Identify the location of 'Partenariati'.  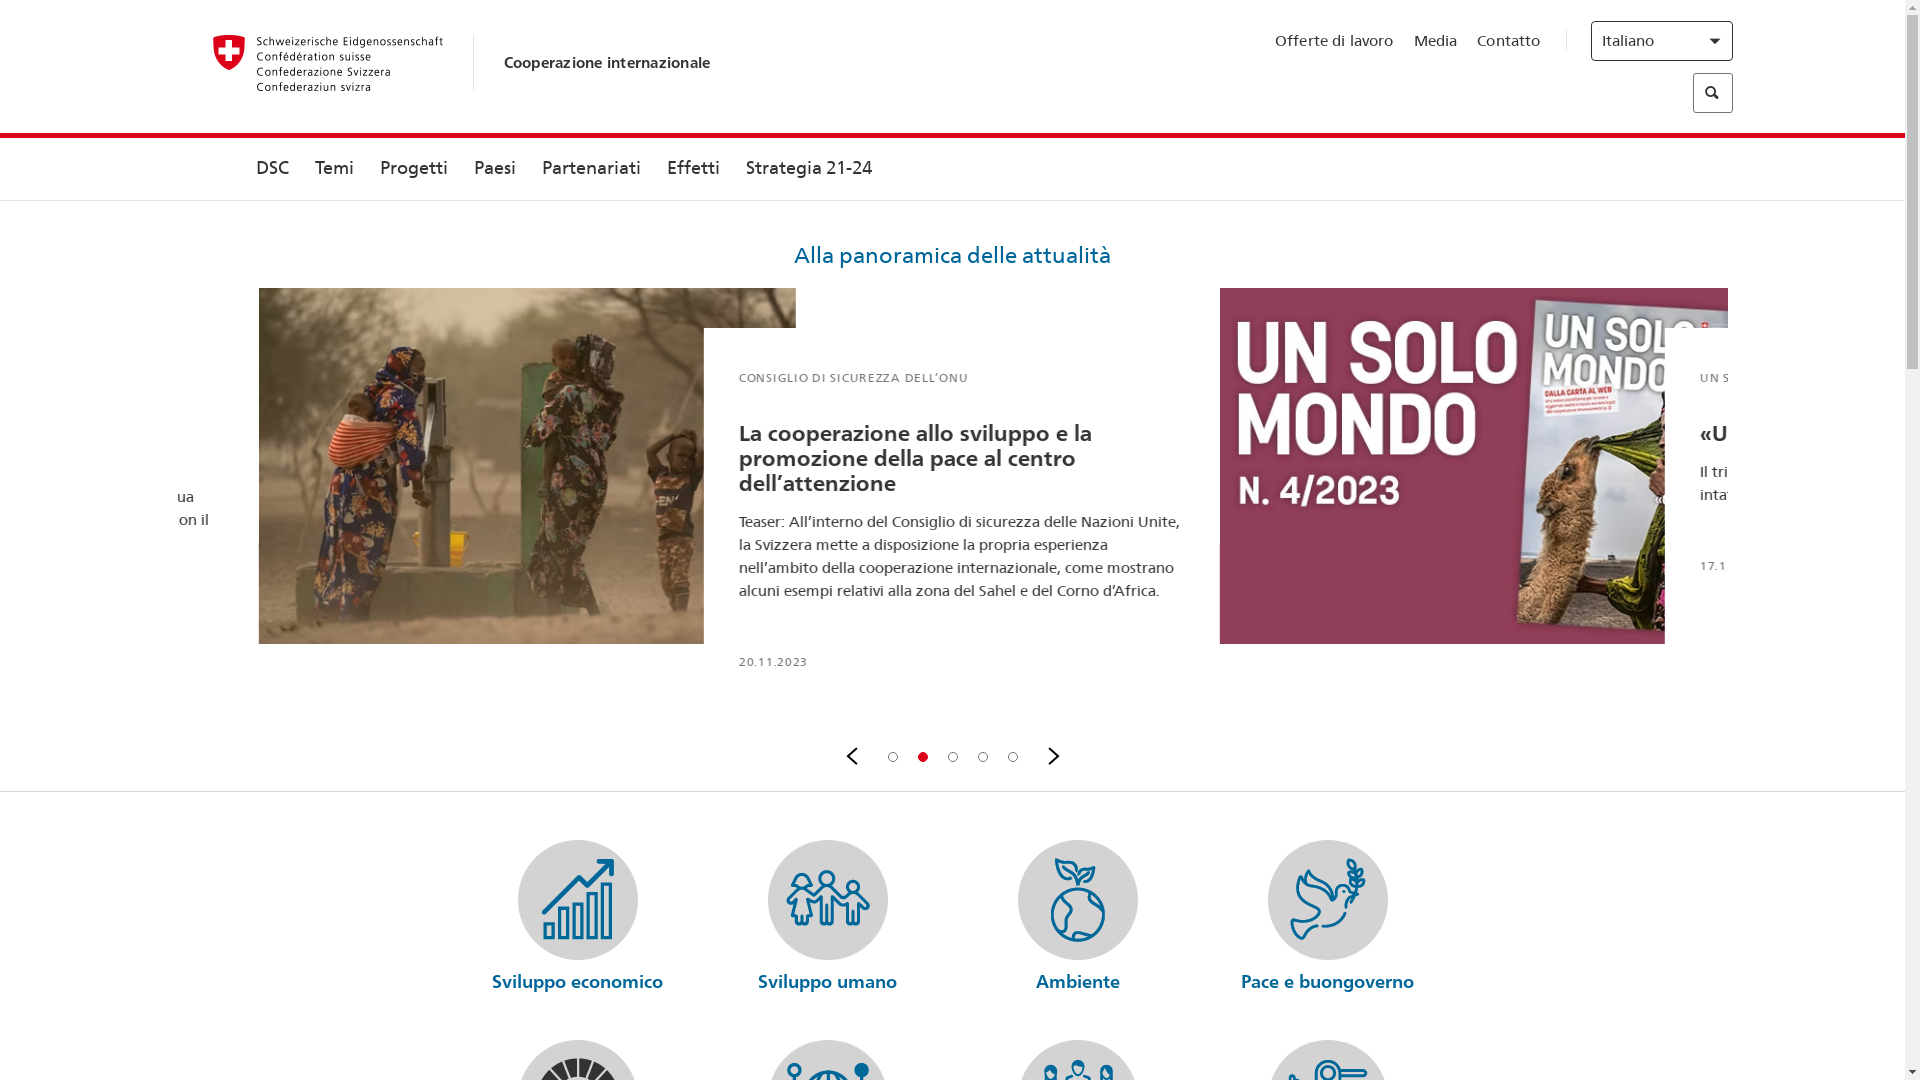
(589, 168).